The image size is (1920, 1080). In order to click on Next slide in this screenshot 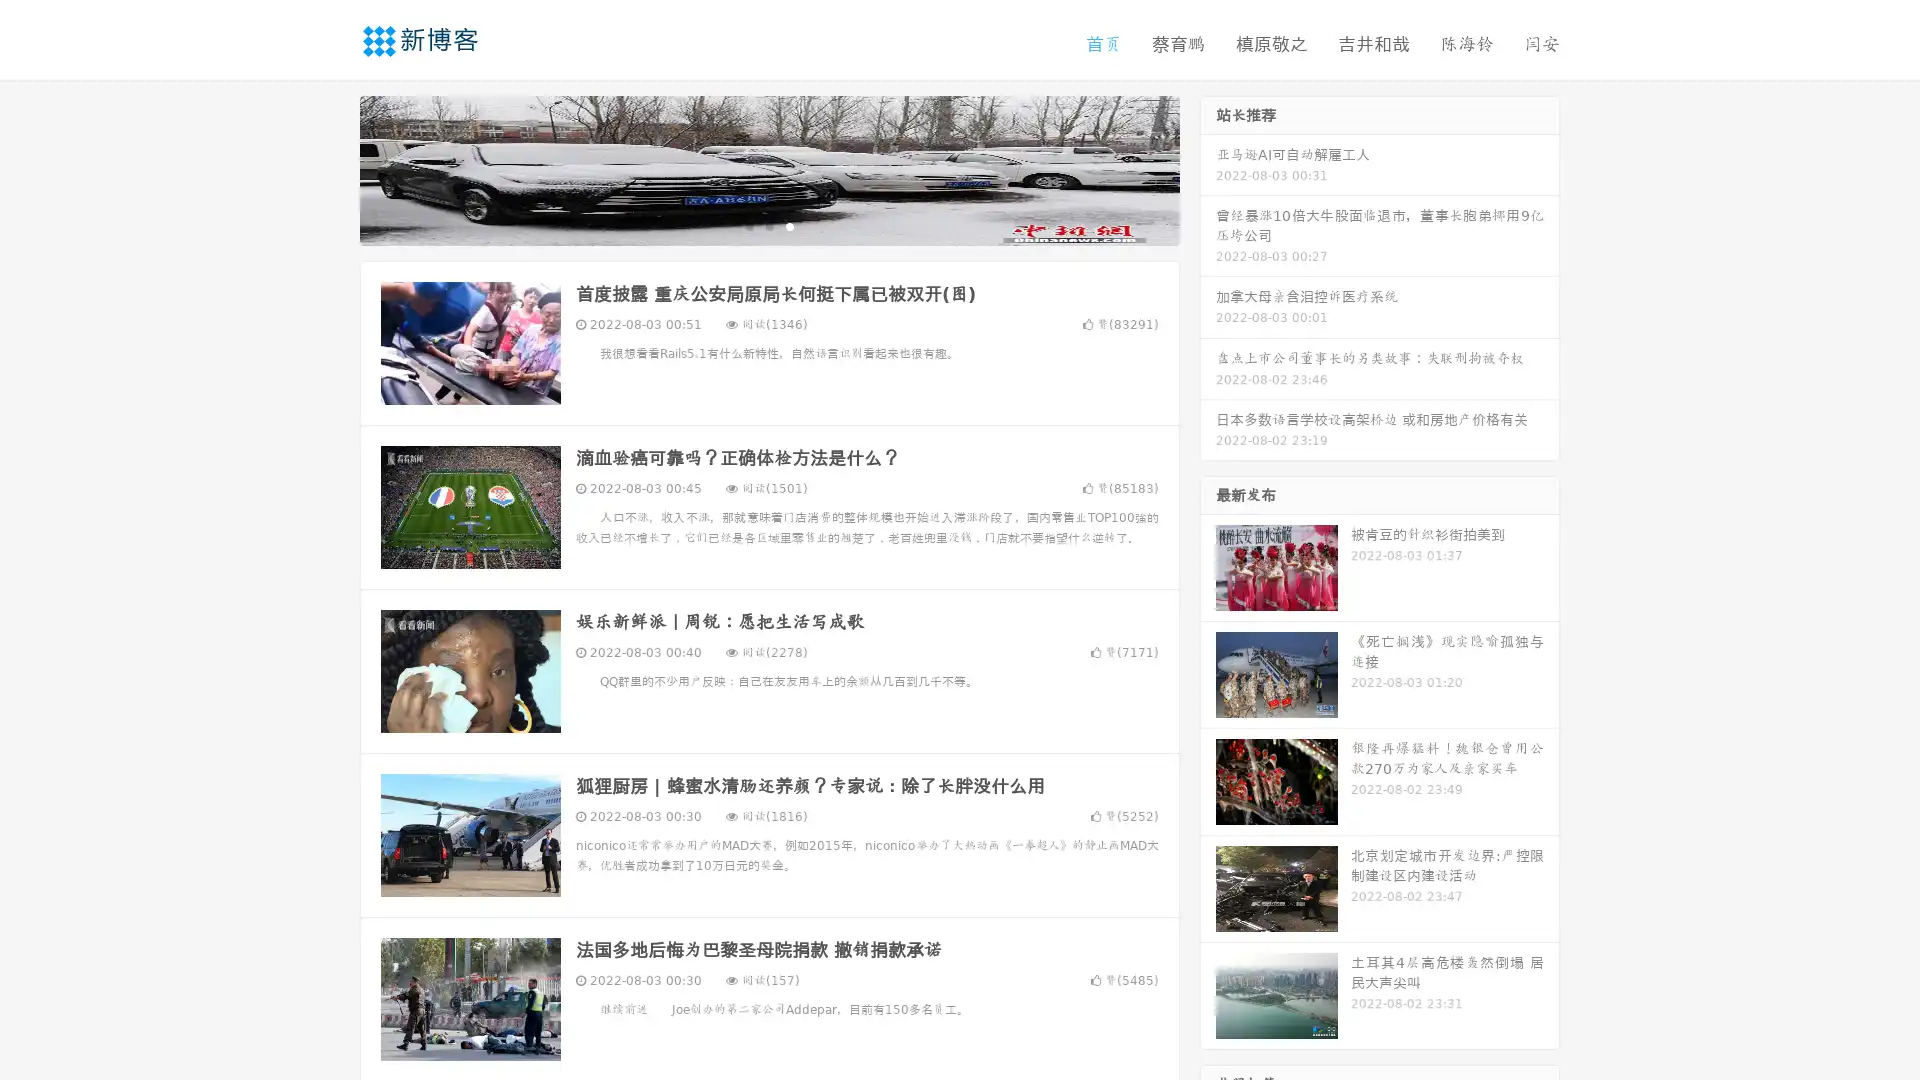, I will do `click(1208, 168)`.